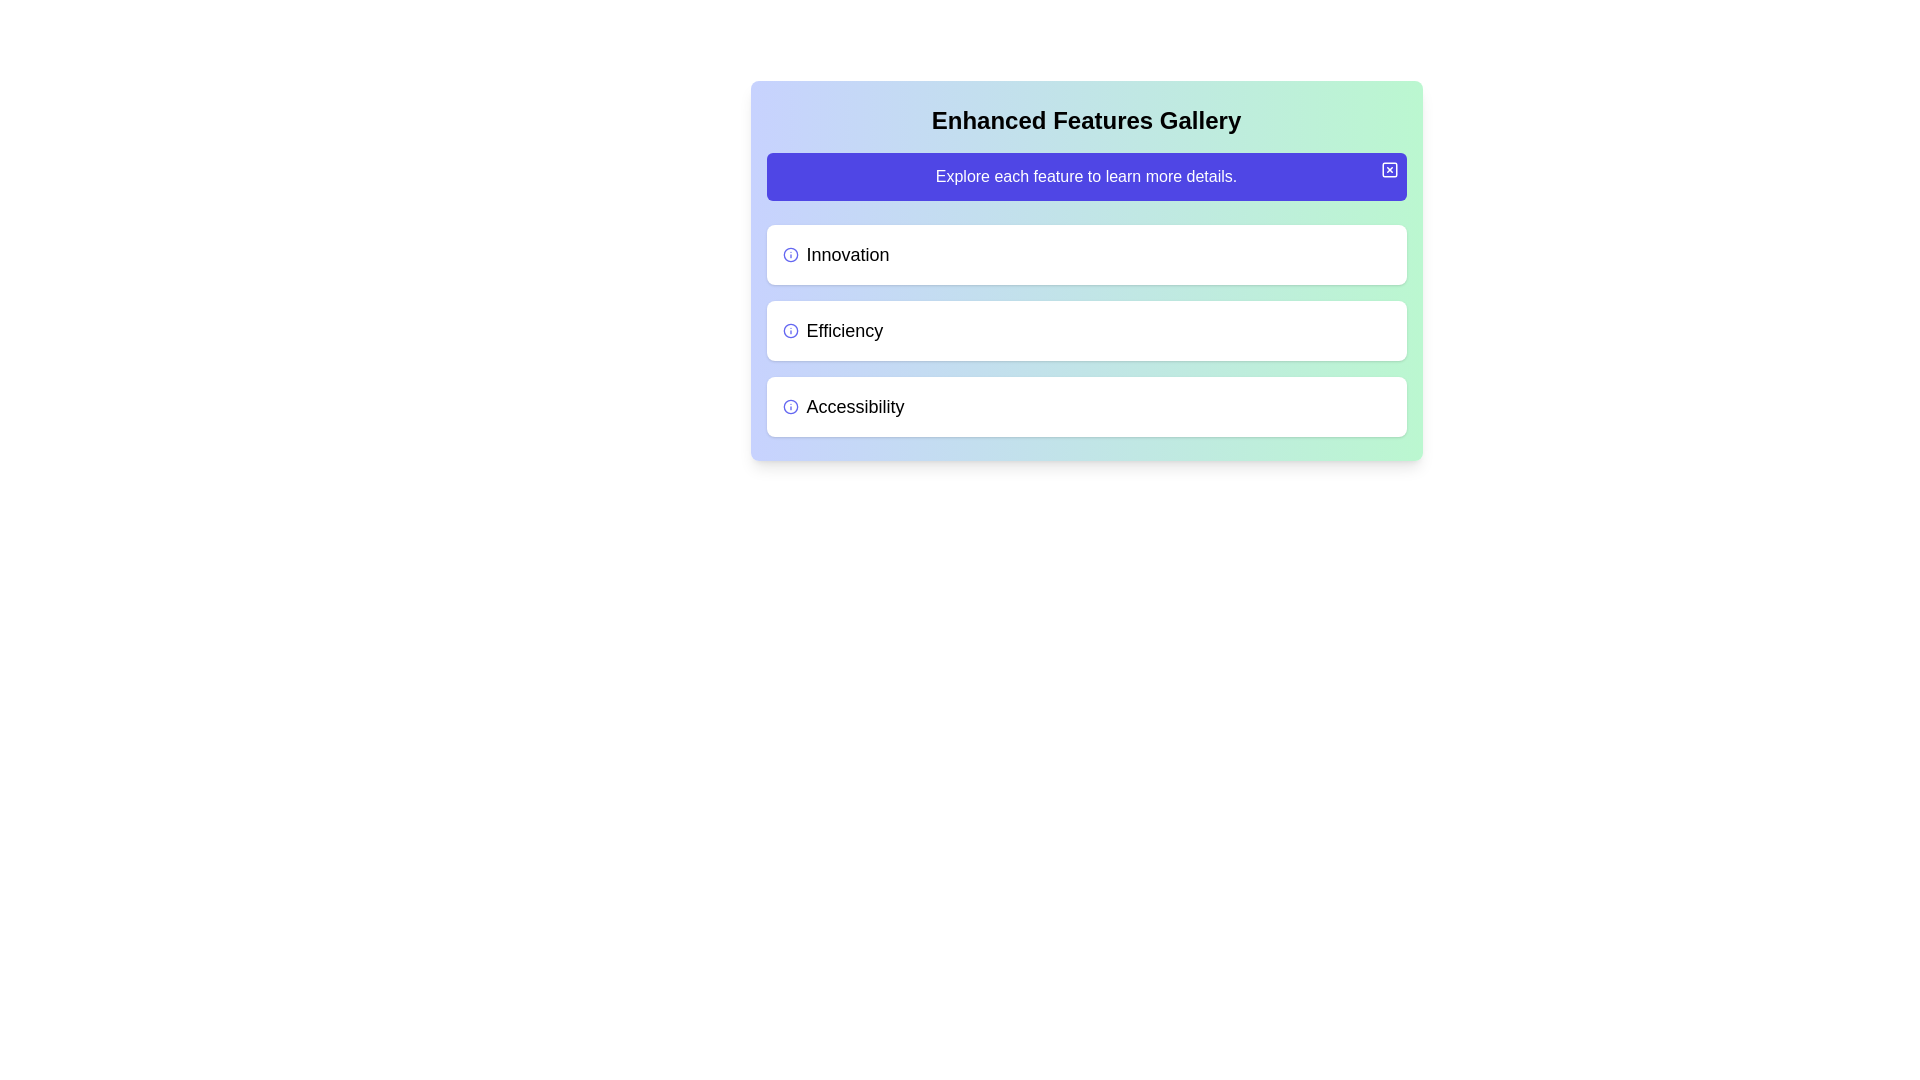 This screenshot has height=1080, width=1920. Describe the element at coordinates (1085, 176) in the screenshot. I see `informational banner with a purple background containing the text 'Explore each feature to learn more details.'` at that location.